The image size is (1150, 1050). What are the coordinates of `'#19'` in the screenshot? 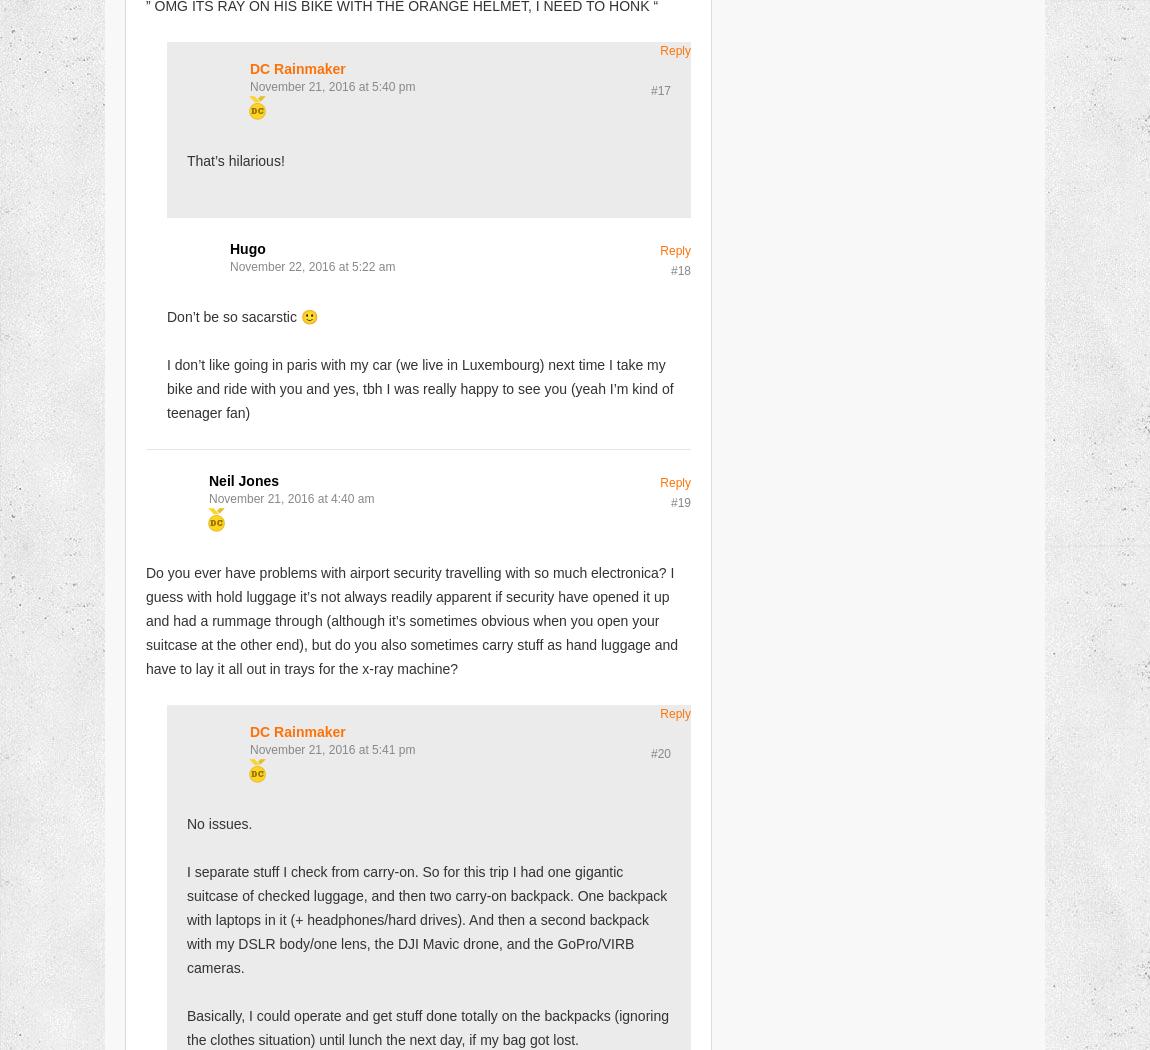 It's located at (679, 501).